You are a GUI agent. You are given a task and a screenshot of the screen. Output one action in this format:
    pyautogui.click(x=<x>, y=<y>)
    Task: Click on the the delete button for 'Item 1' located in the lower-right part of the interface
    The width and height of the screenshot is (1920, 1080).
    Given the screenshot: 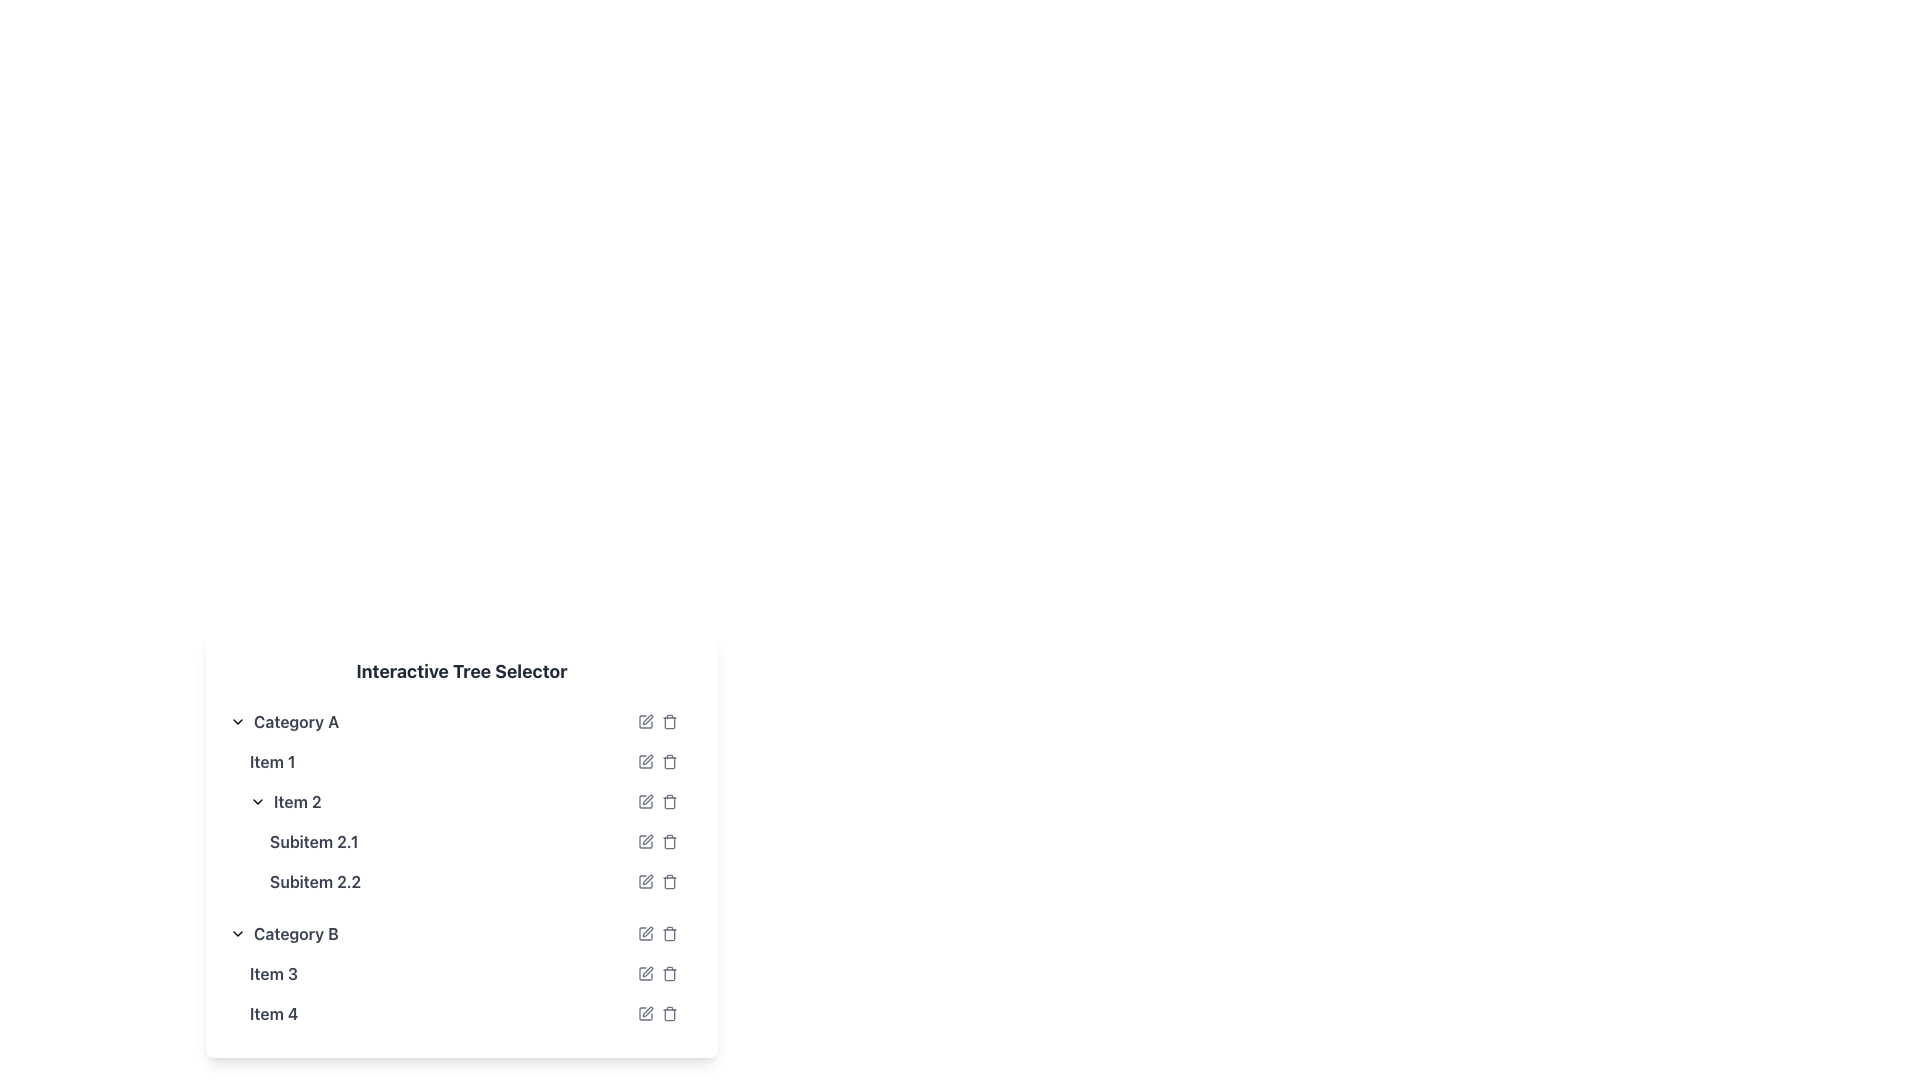 What is the action you would take?
    pyautogui.click(x=670, y=762)
    